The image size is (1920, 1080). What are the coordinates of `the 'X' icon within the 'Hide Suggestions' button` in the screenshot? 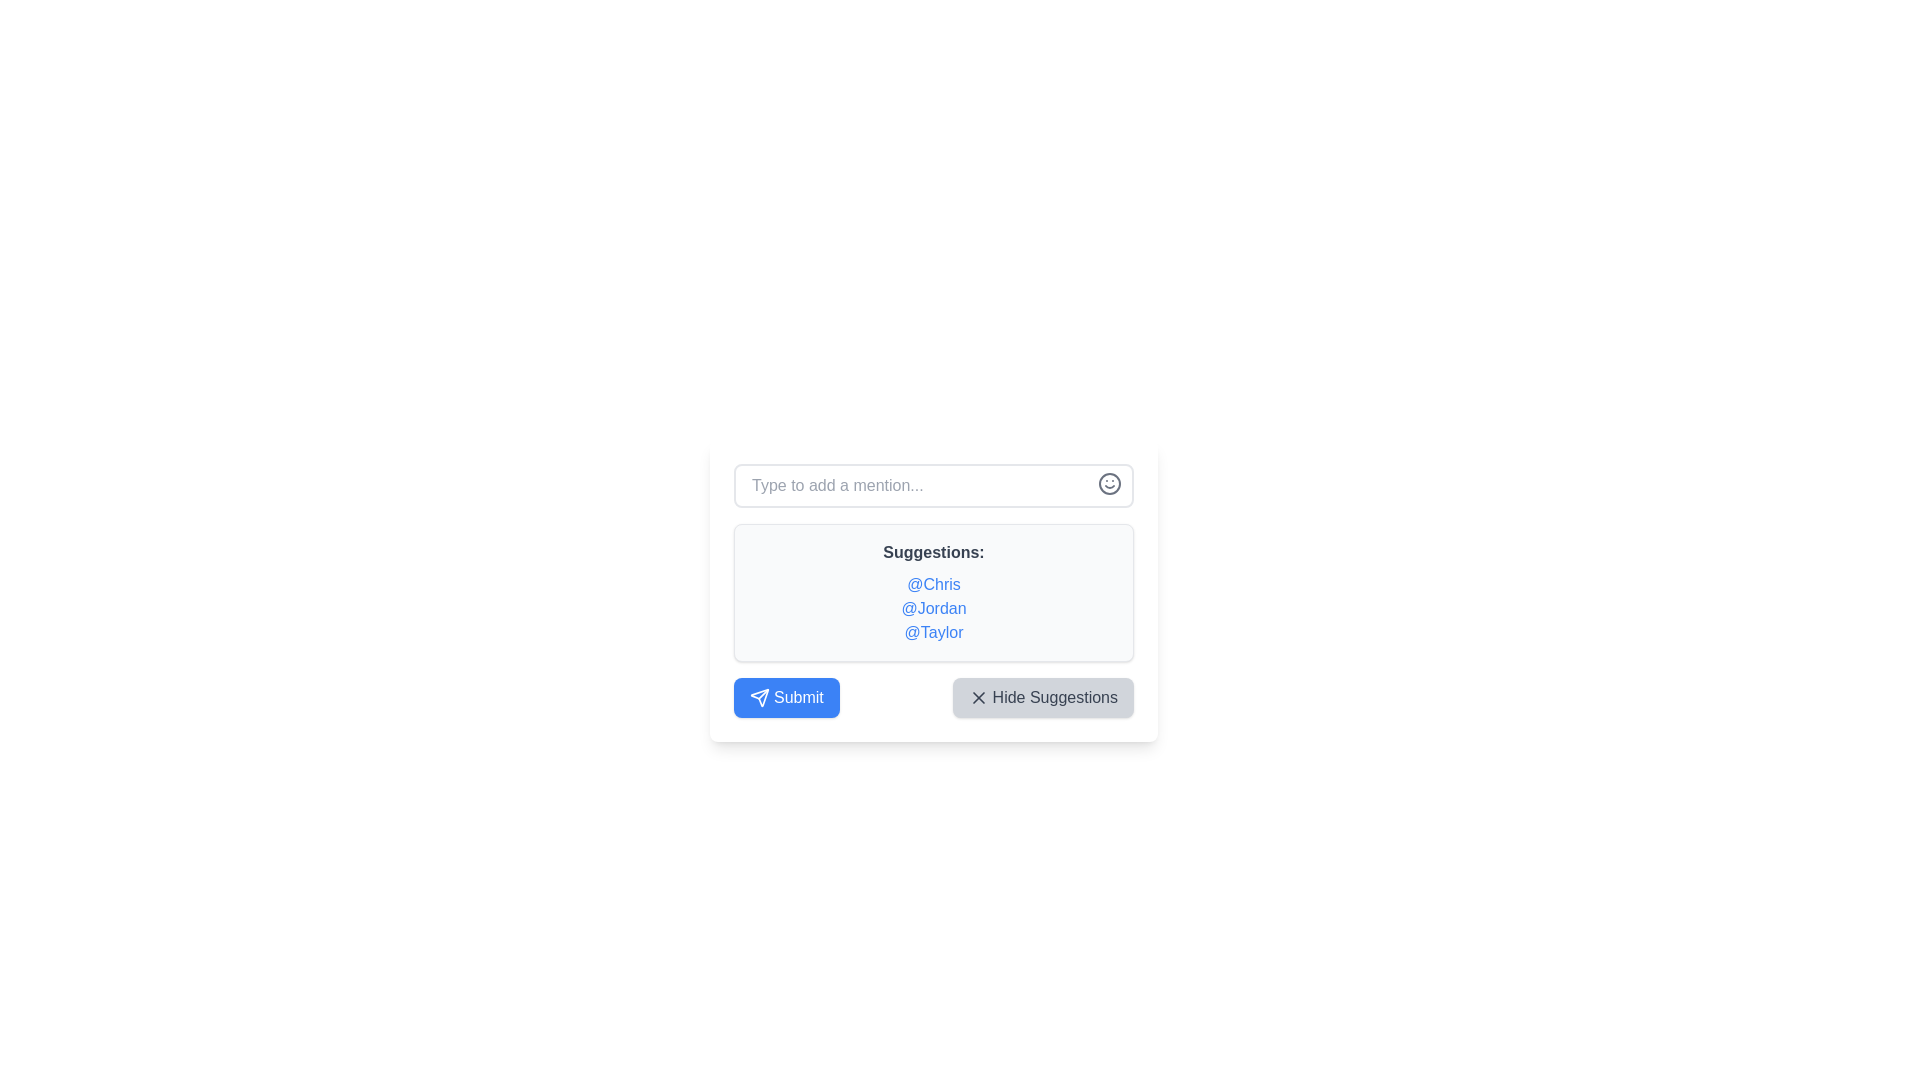 It's located at (978, 697).